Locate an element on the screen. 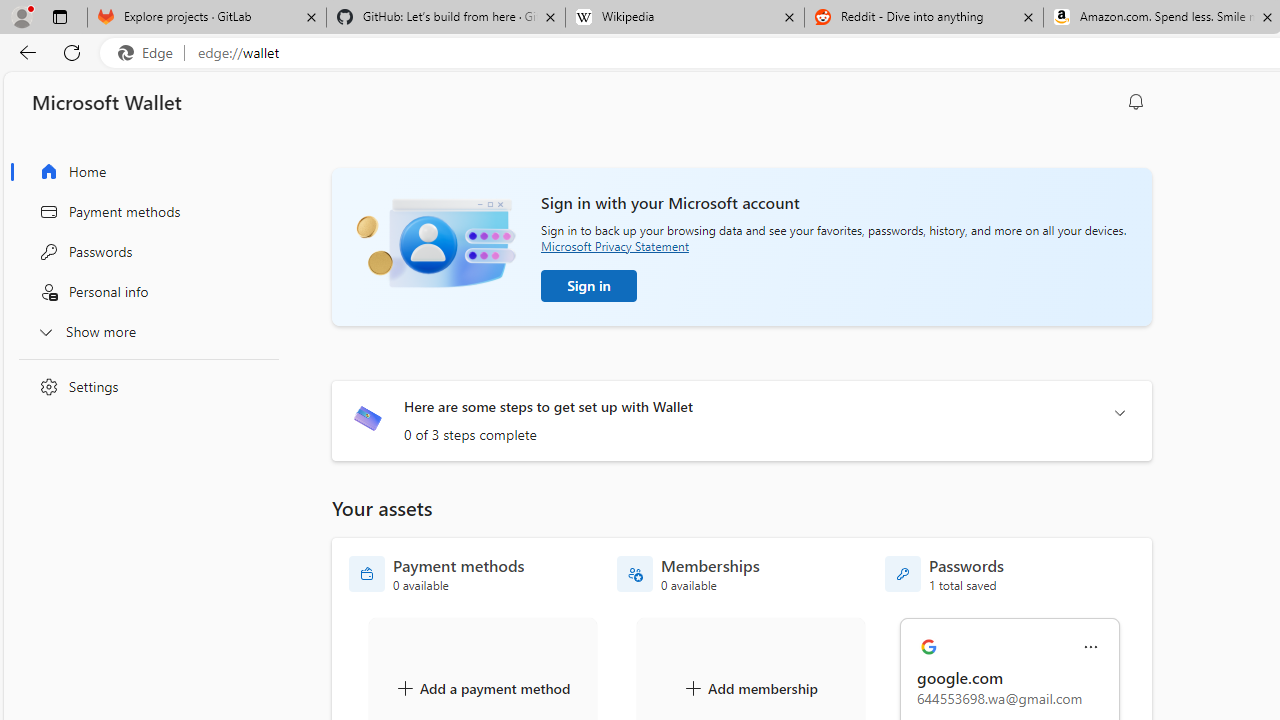  'Payment methods - 0 available' is located at coordinates (436, 574).